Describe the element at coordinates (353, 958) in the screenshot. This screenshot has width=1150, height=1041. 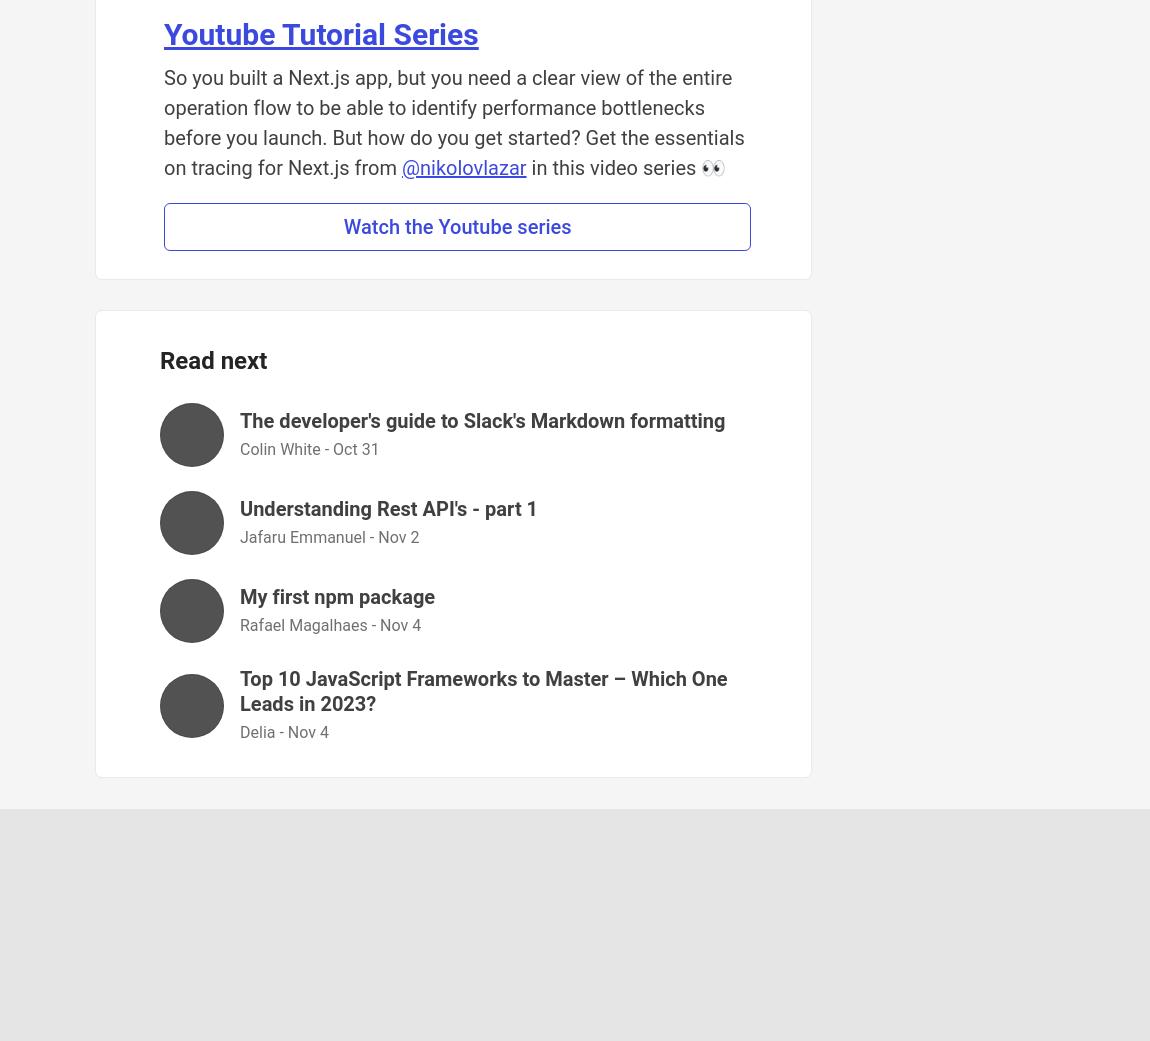
I see `'Forem'` at that location.